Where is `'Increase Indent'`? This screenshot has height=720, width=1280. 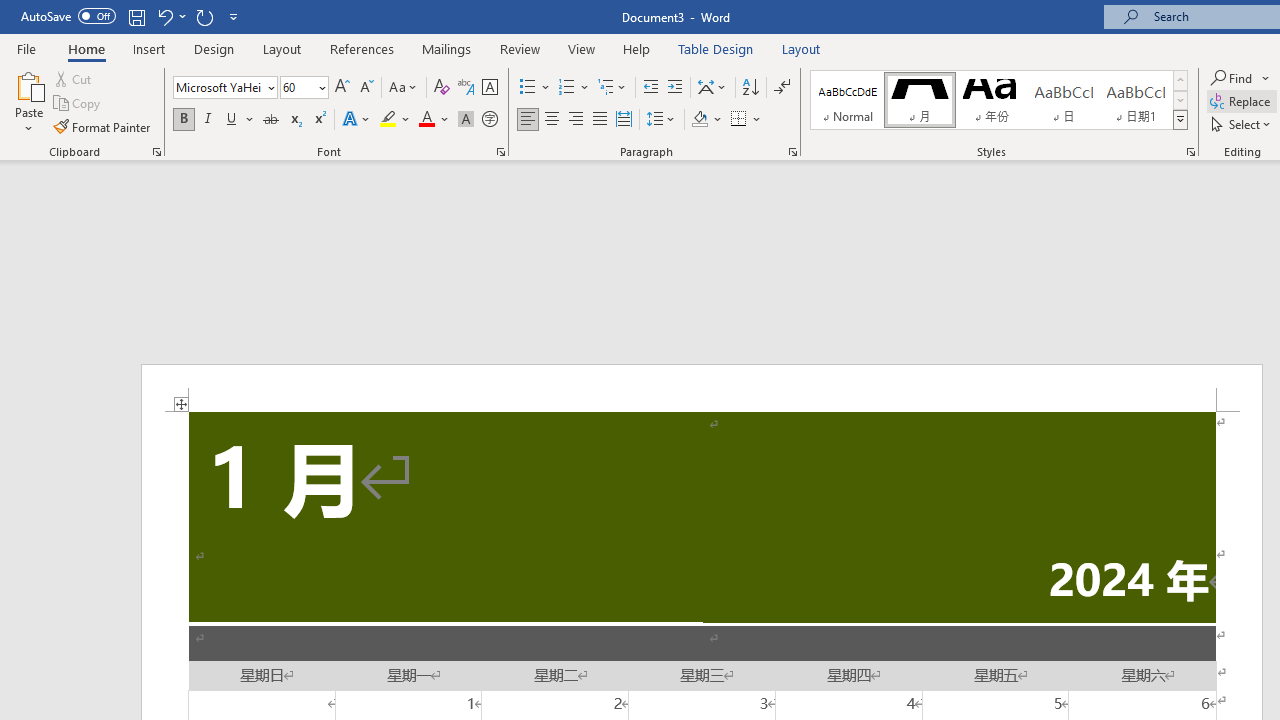 'Increase Indent' is located at coordinates (675, 86).